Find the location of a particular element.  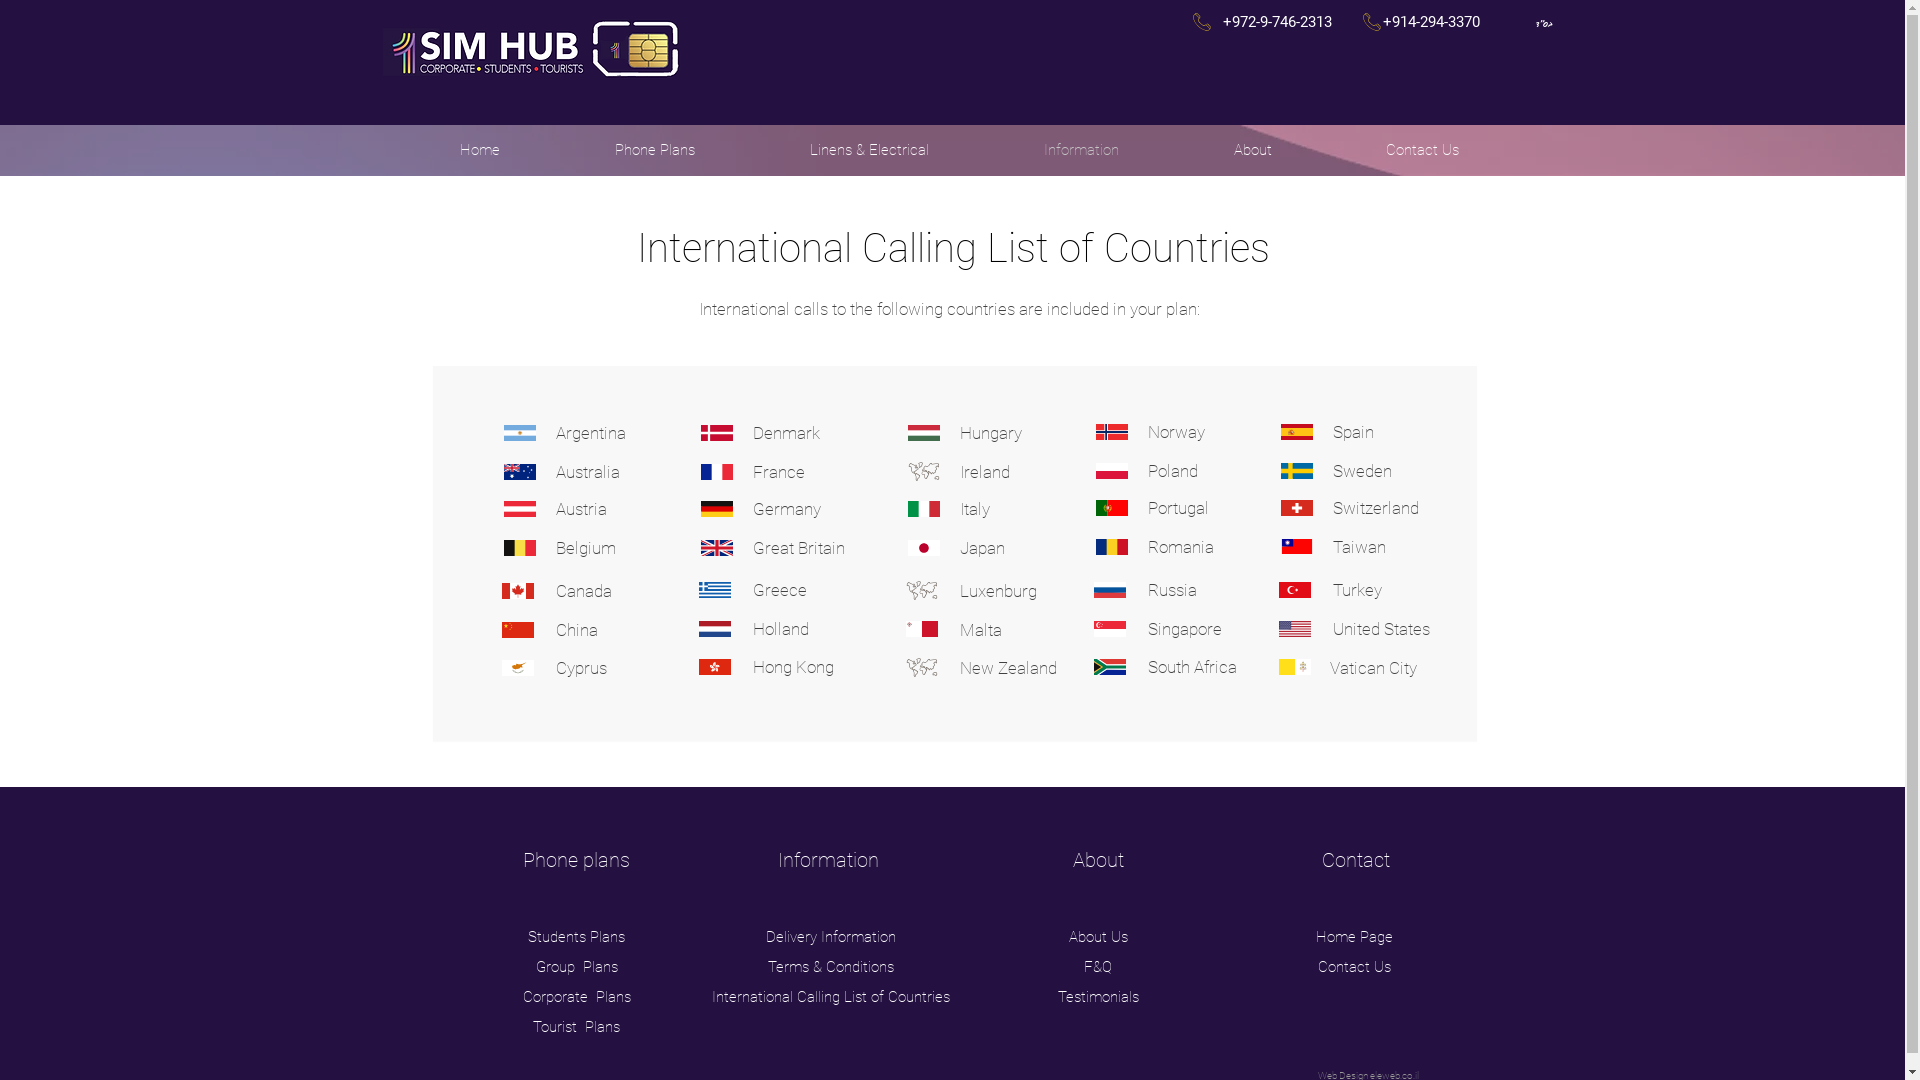

'Linens & Electrical' is located at coordinates (868, 149).